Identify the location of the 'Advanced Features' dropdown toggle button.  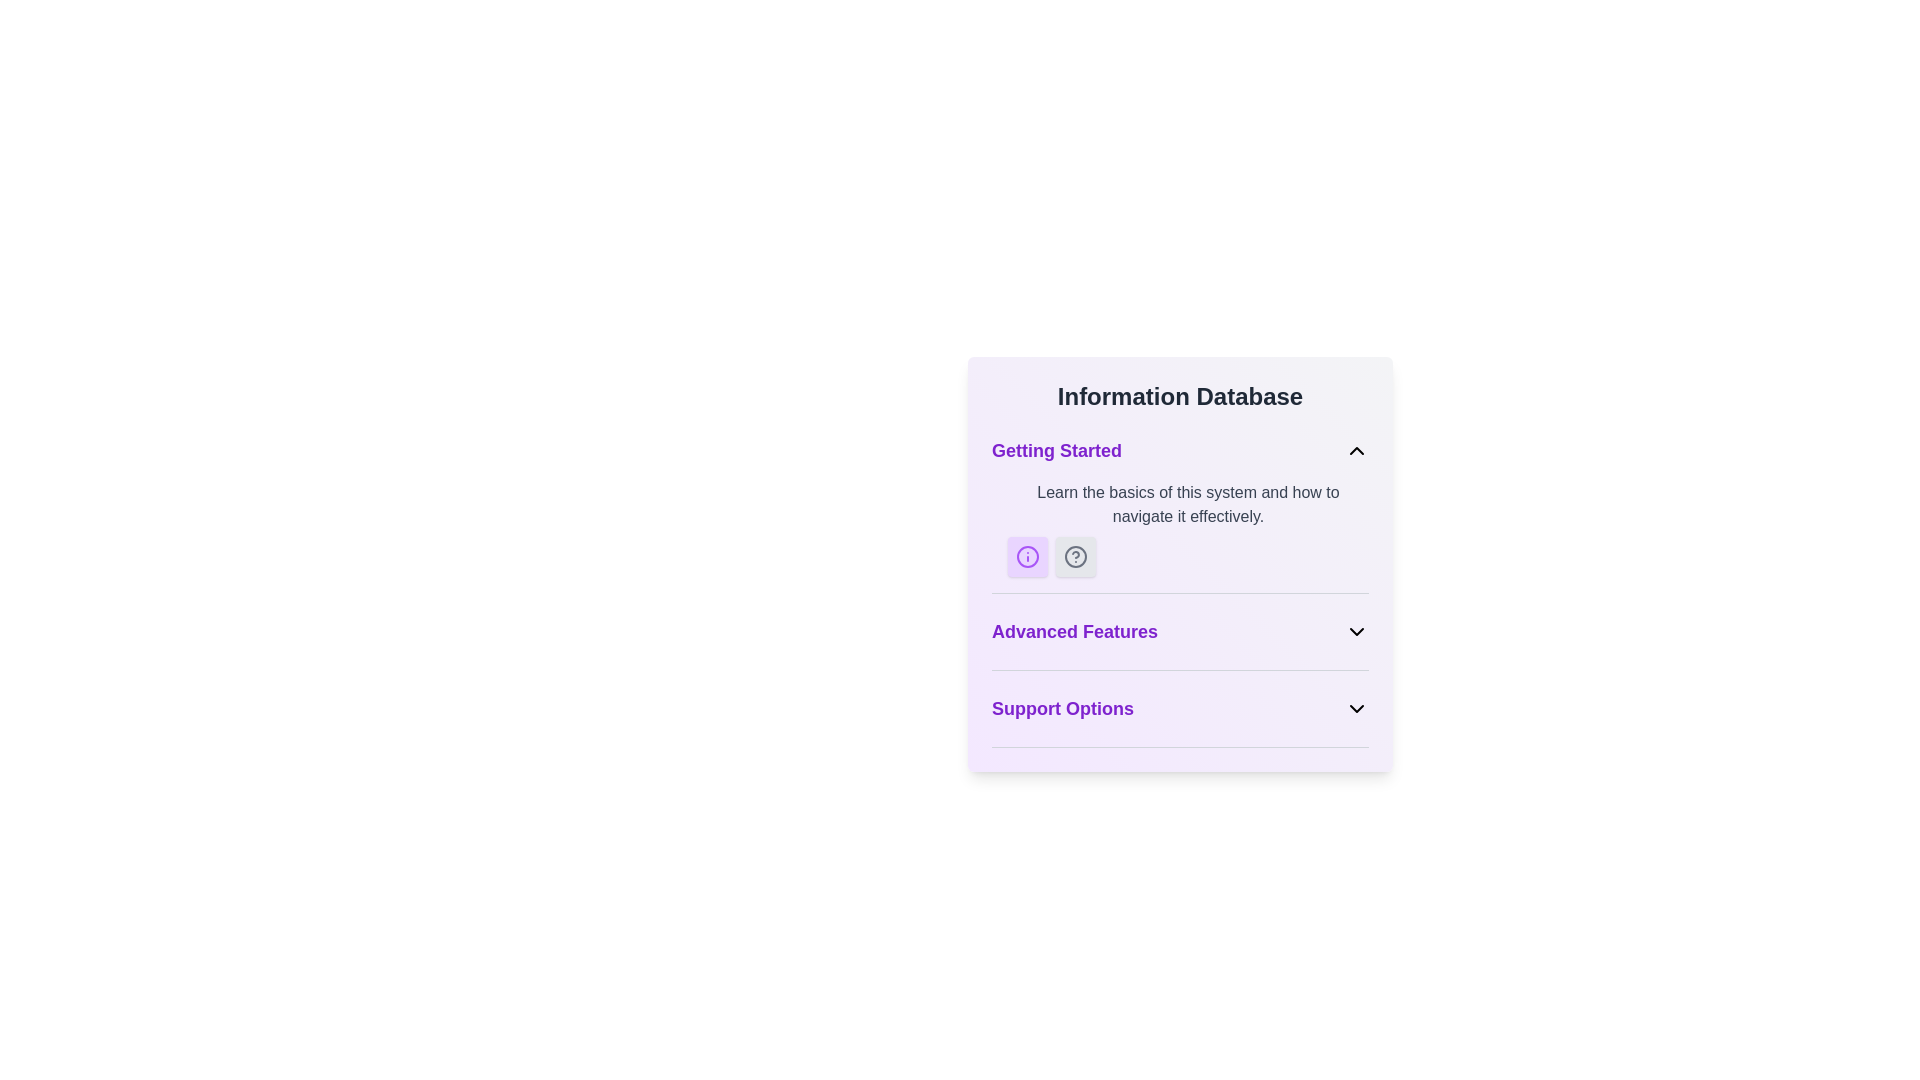
(1180, 632).